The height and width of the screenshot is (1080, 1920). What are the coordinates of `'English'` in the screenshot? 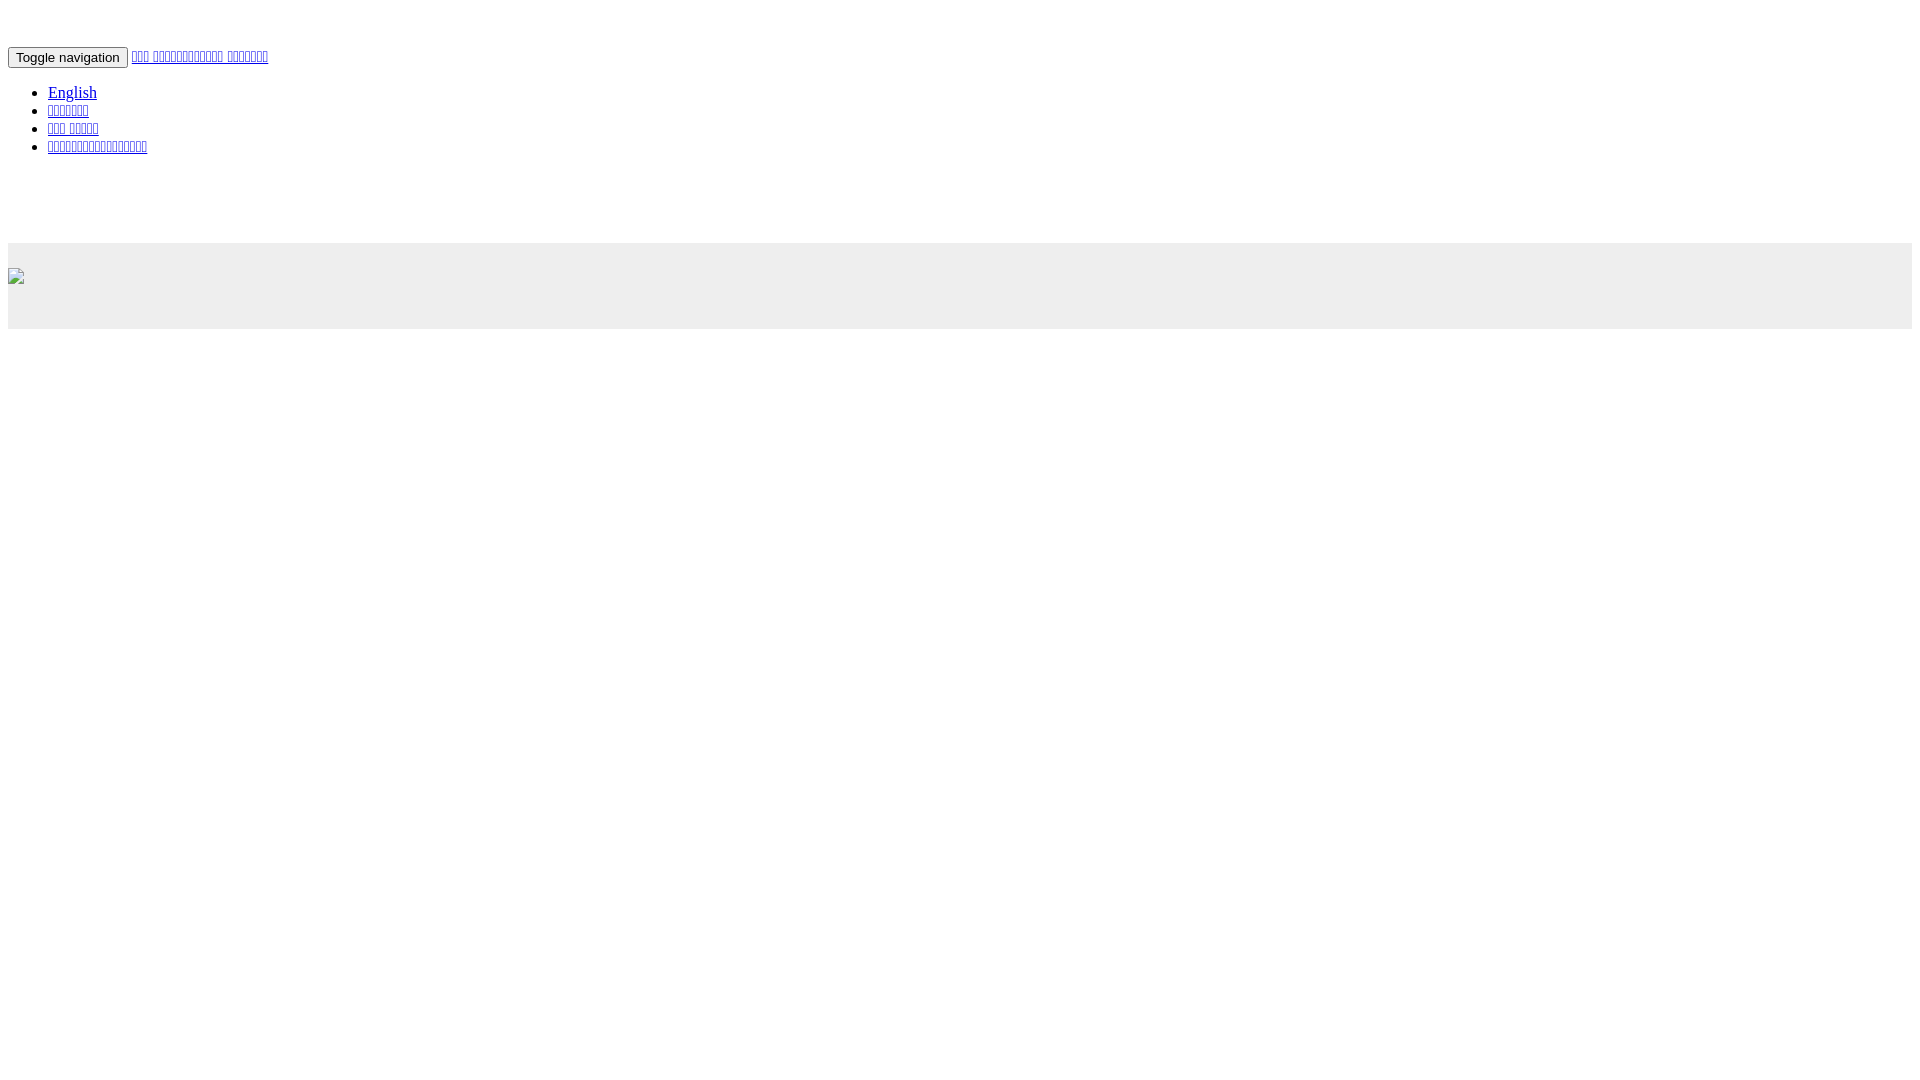 It's located at (48, 92).